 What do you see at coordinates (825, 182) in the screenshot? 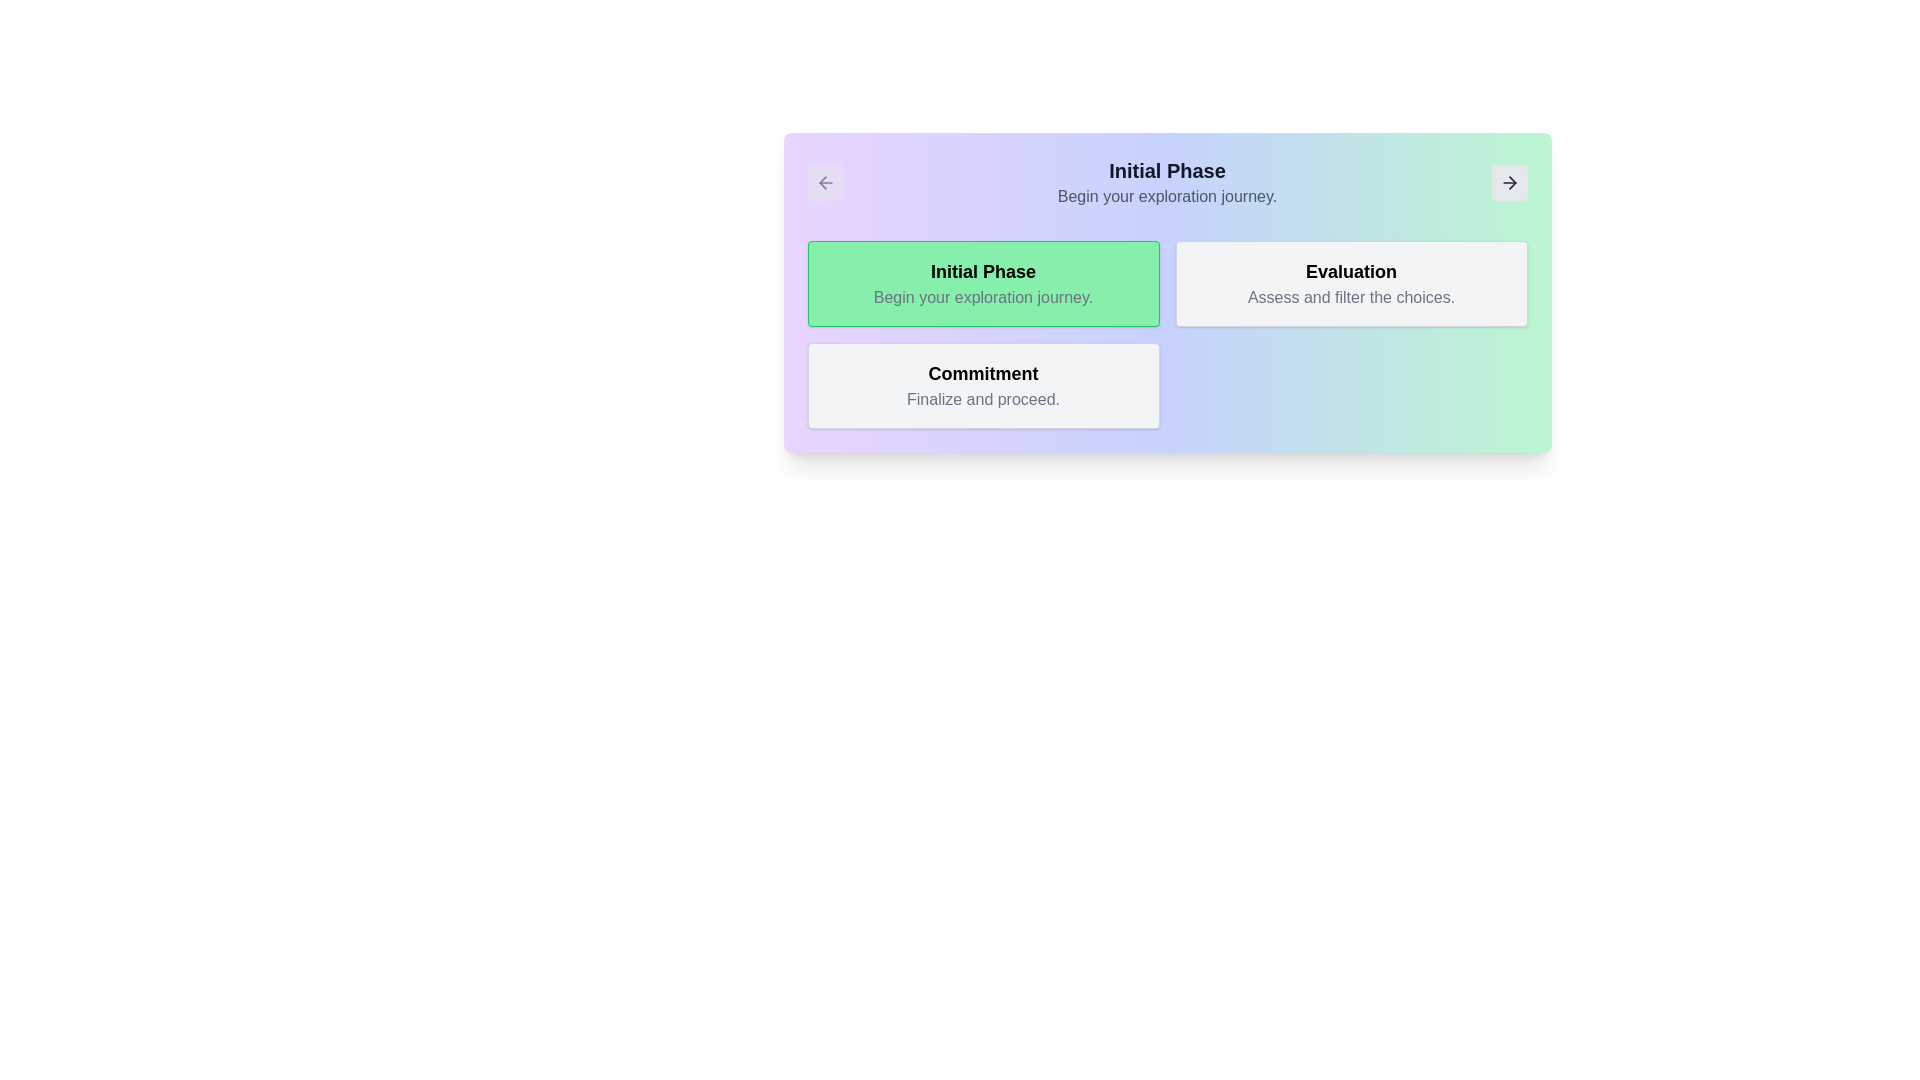
I see `the navigation button with an arrow icon located at the top-left corner of the card` at bounding box center [825, 182].